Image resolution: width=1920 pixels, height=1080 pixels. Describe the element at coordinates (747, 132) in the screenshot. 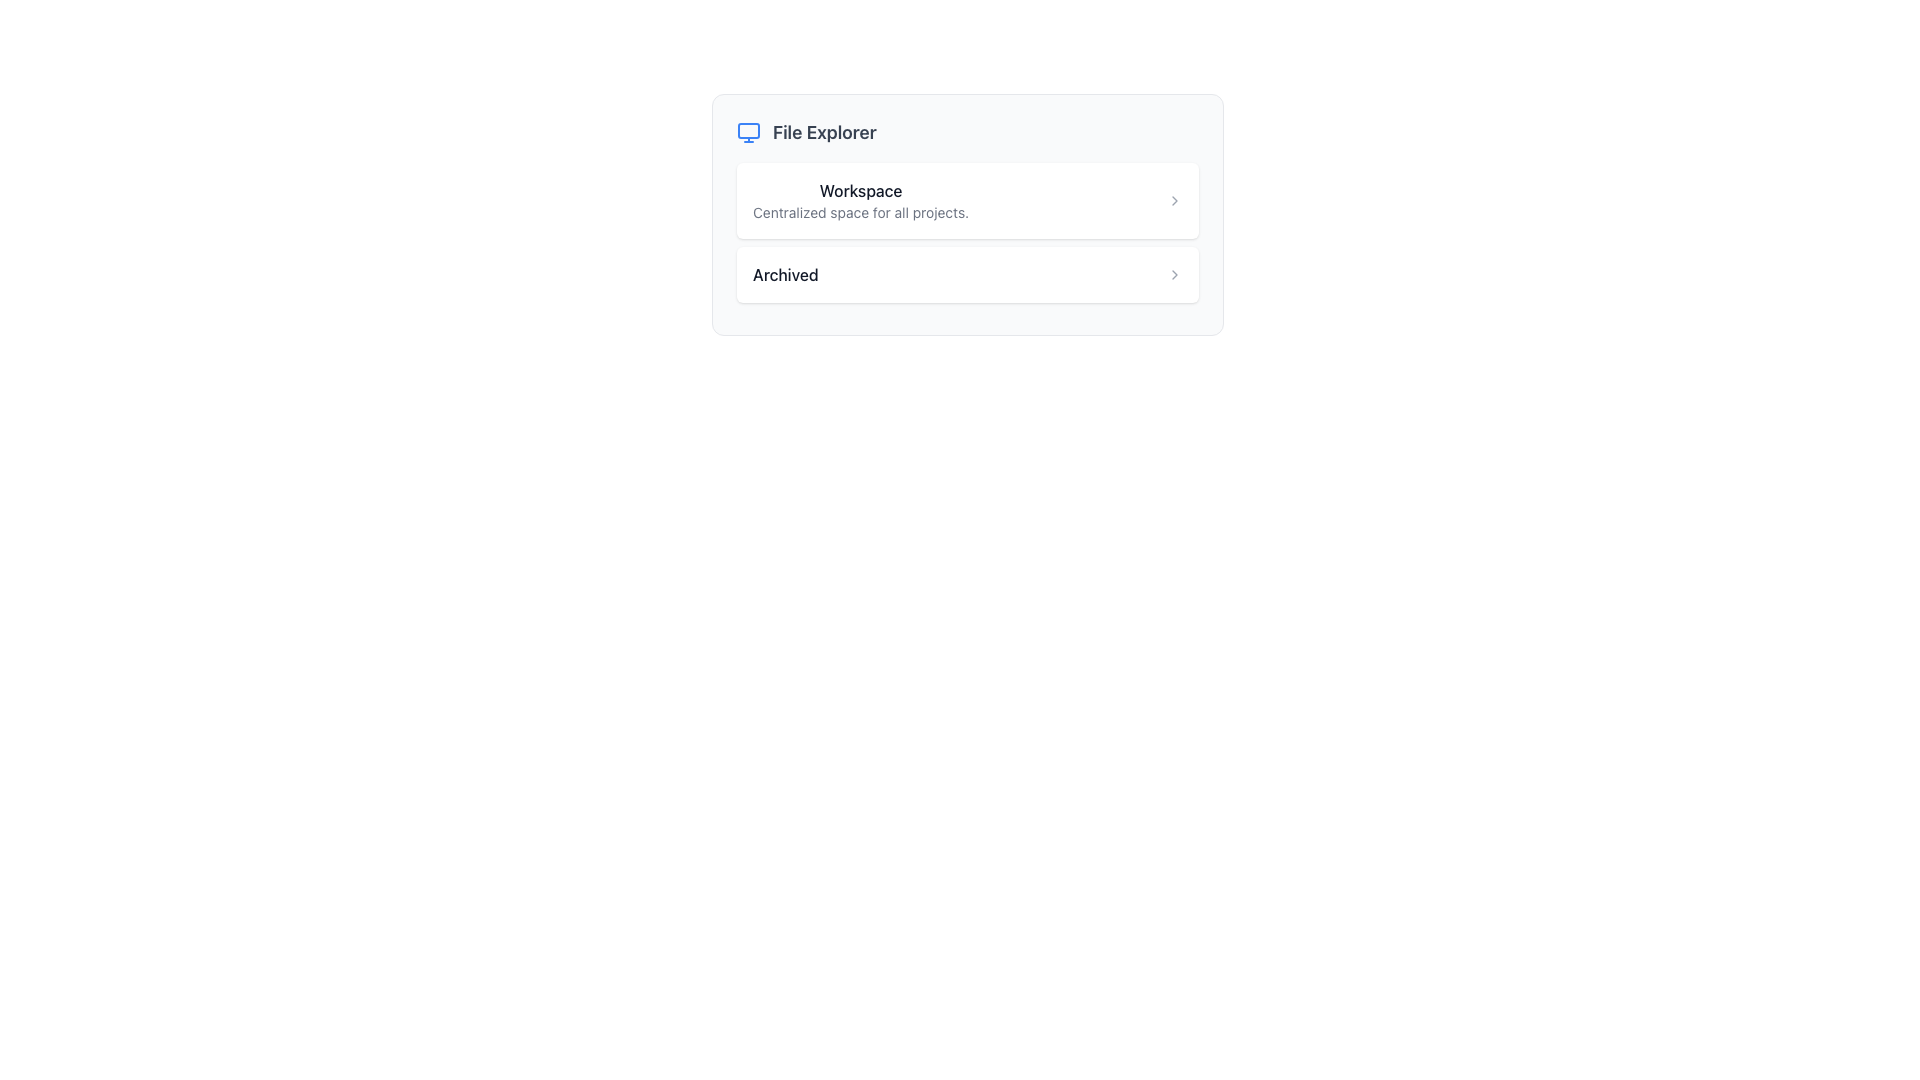

I see `the blue monitor icon located to the left of the text 'File Explorer' in the header section` at that location.